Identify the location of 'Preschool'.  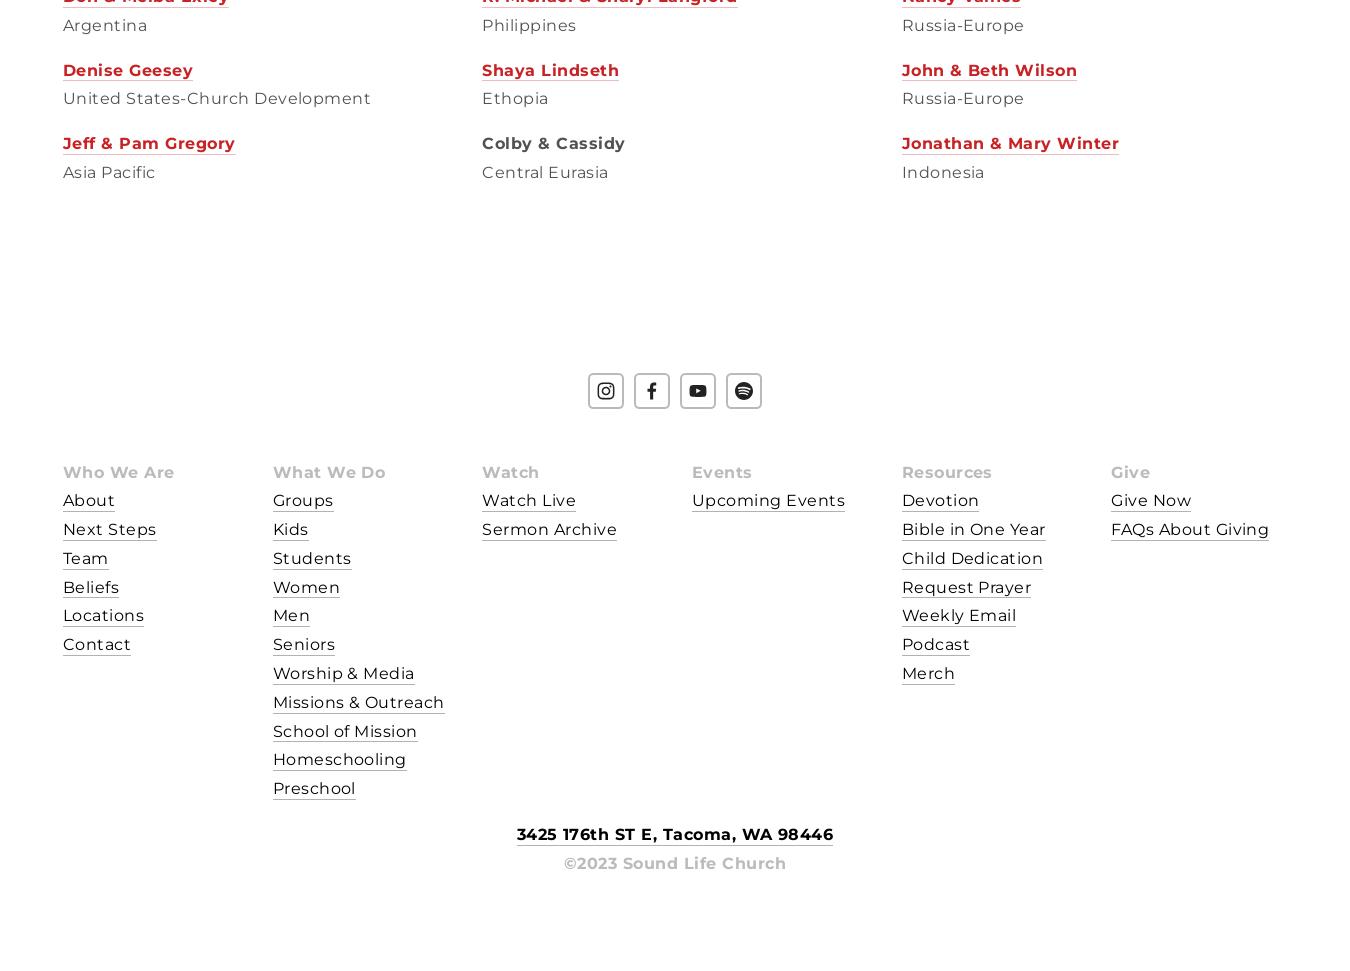
(312, 788).